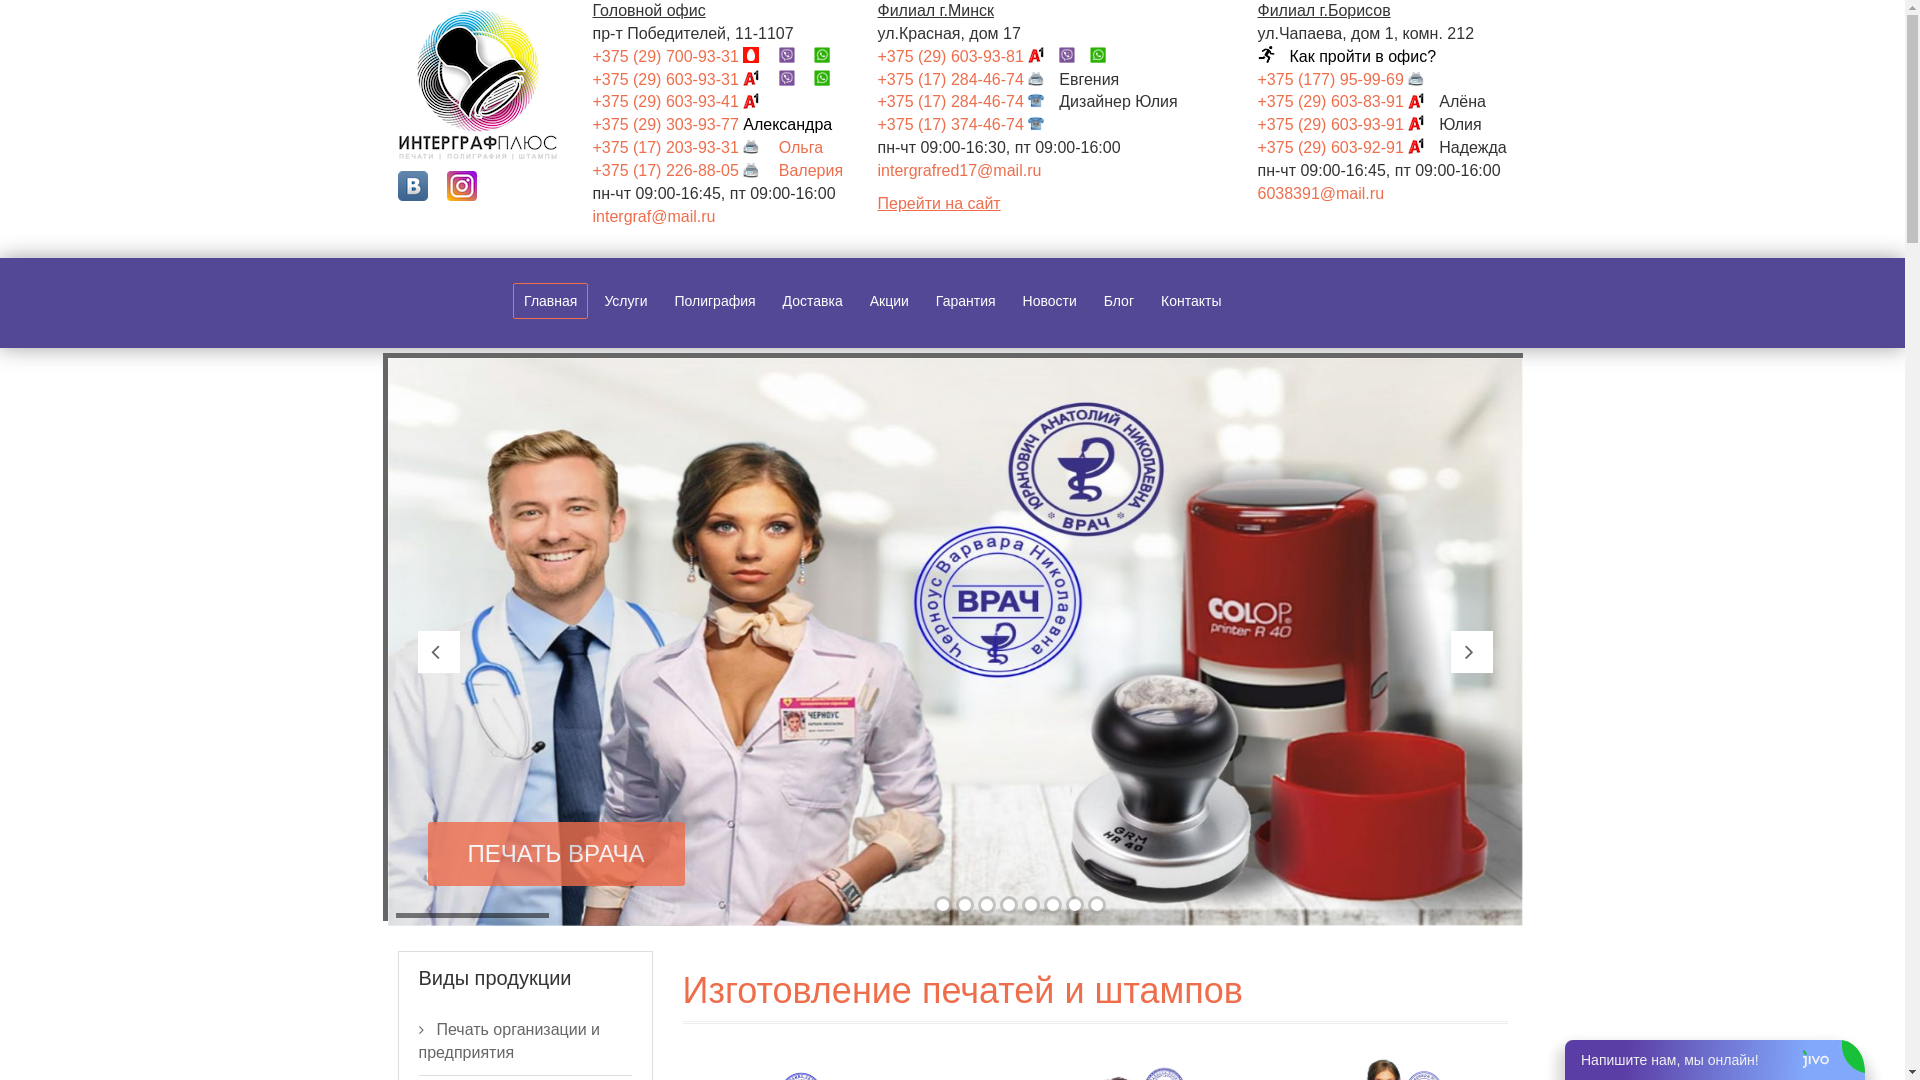  What do you see at coordinates (1348, 146) in the screenshot?
I see `'+375 (29) 603-92-91 '` at bounding box center [1348, 146].